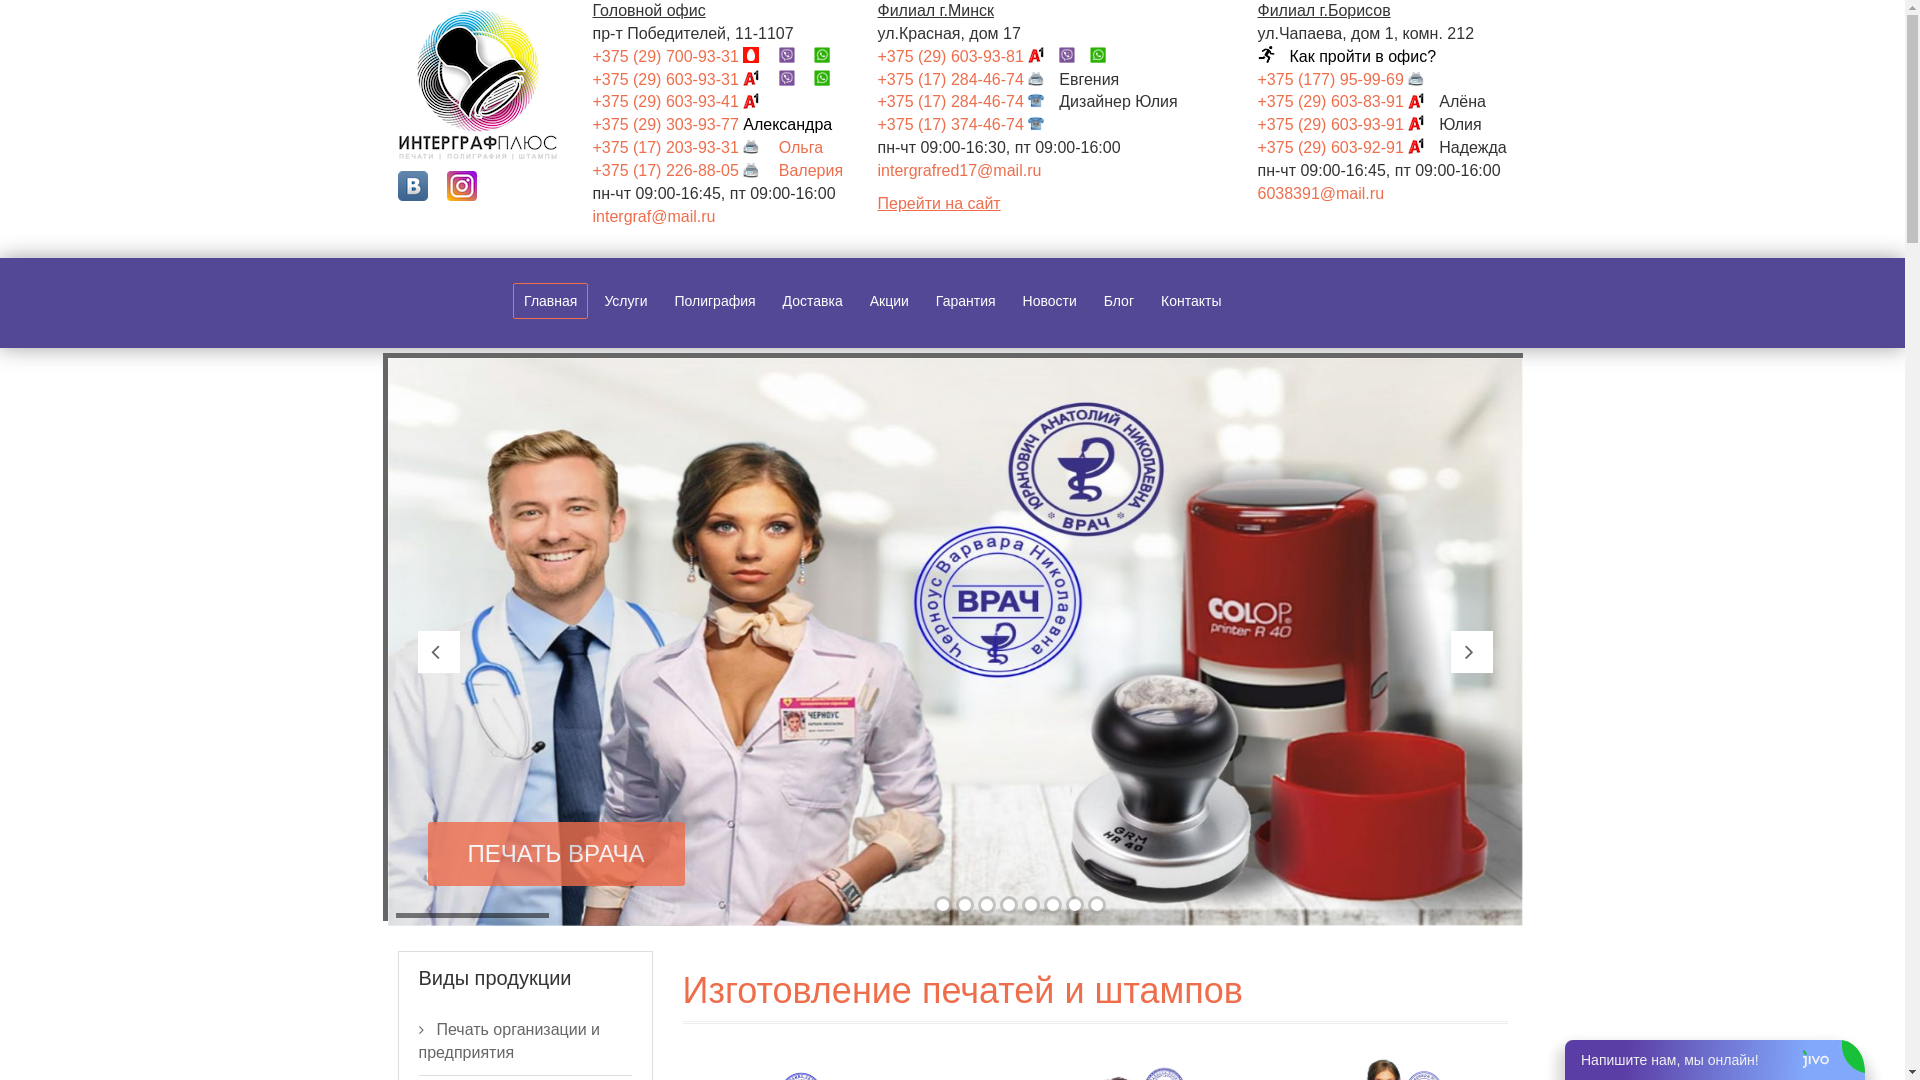  What do you see at coordinates (1348, 146) in the screenshot?
I see `'+375 (29) 603-92-91 '` at bounding box center [1348, 146].